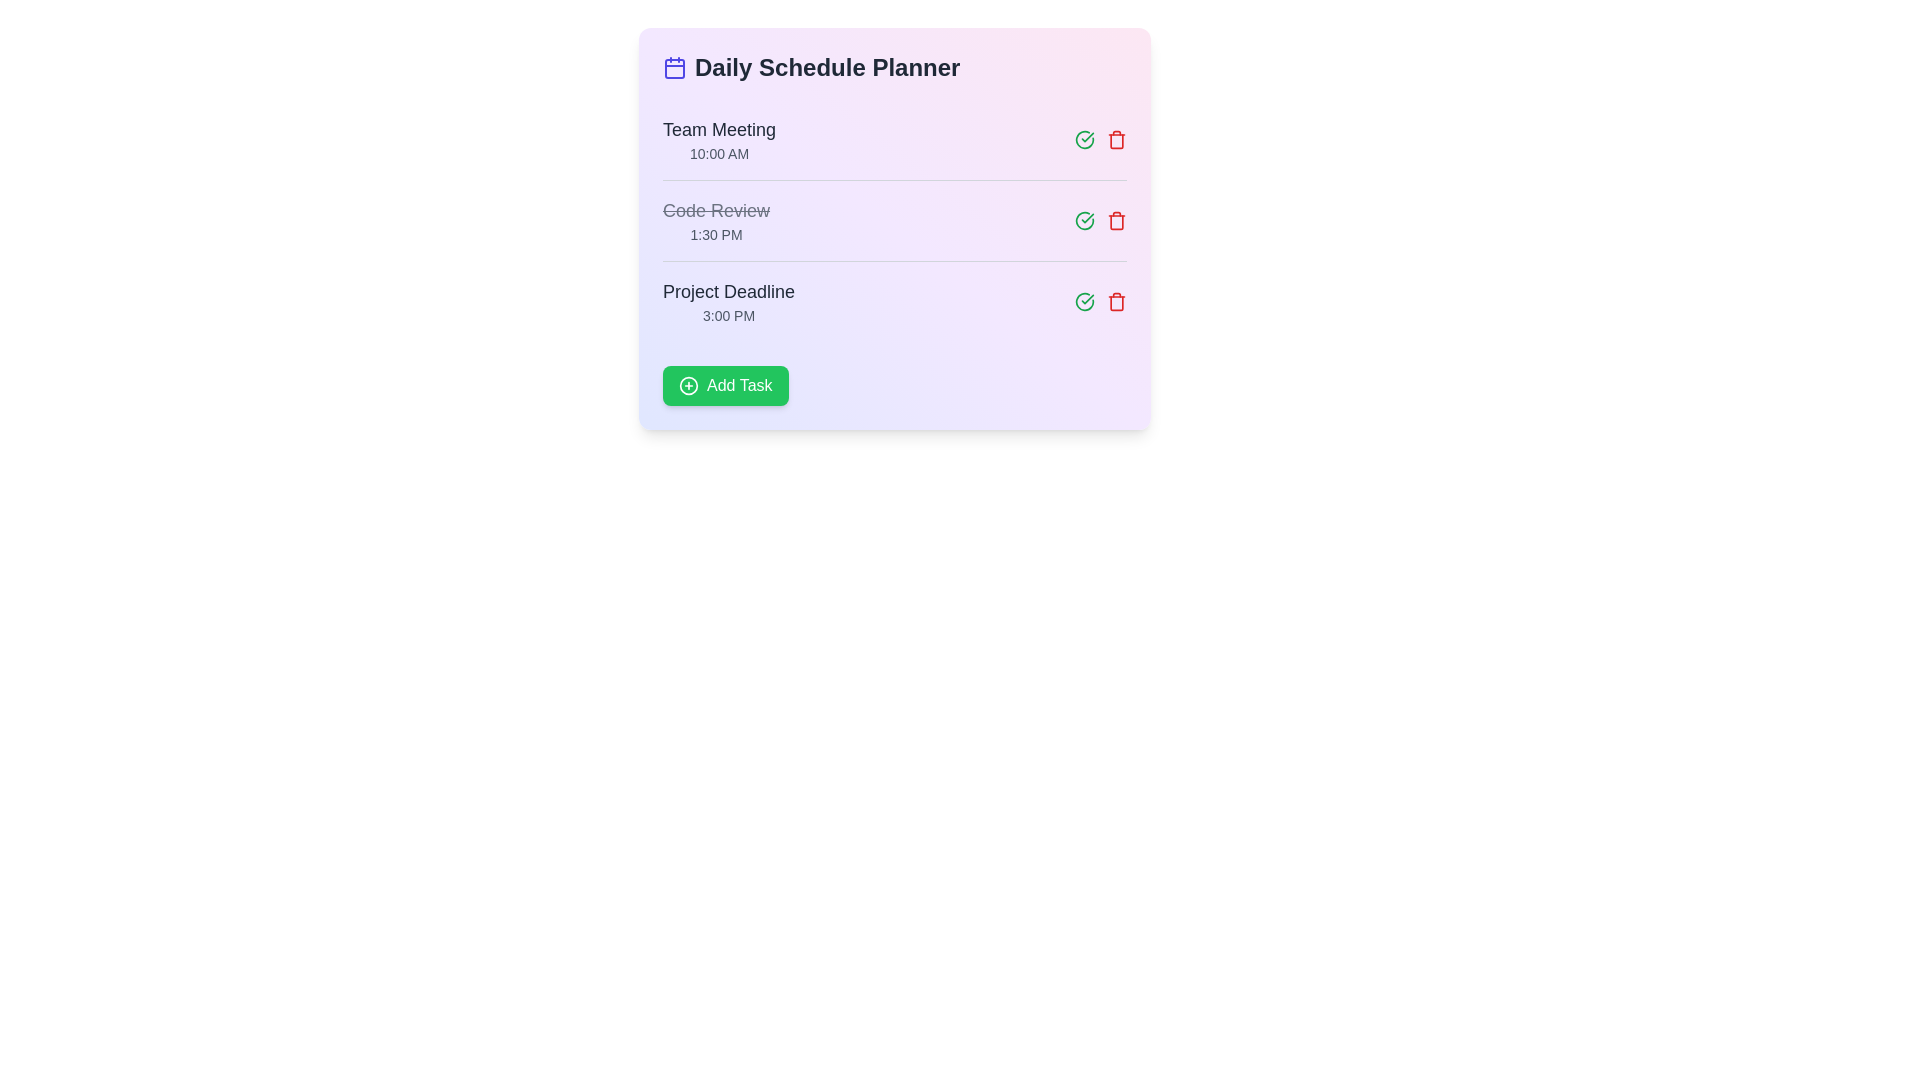 The height and width of the screenshot is (1080, 1920). What do you see at coordinates (1083, 220) in the screenshot?
I see `the 'complete' button for the task identified by Code Review` at bounding box center [1083, 220].